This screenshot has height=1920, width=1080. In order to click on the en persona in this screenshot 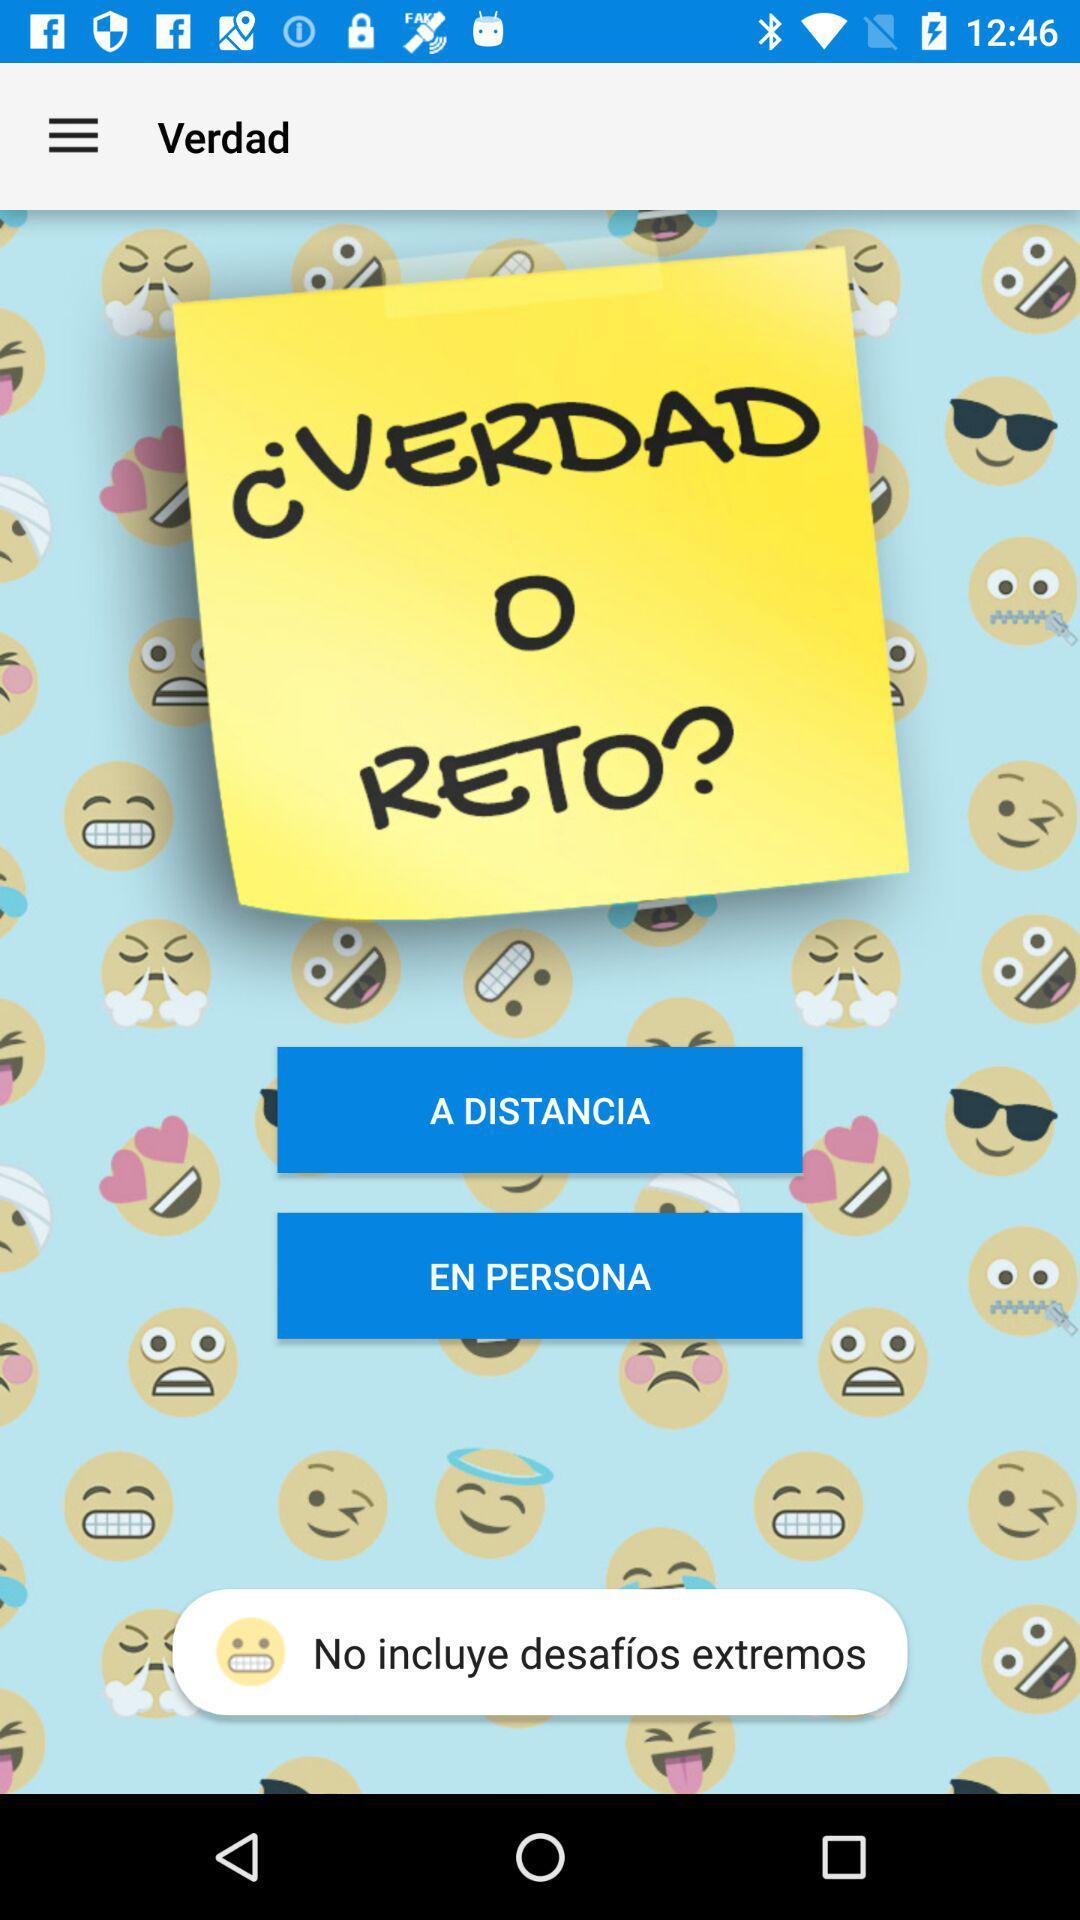, I will do `click(540, 1274)`.